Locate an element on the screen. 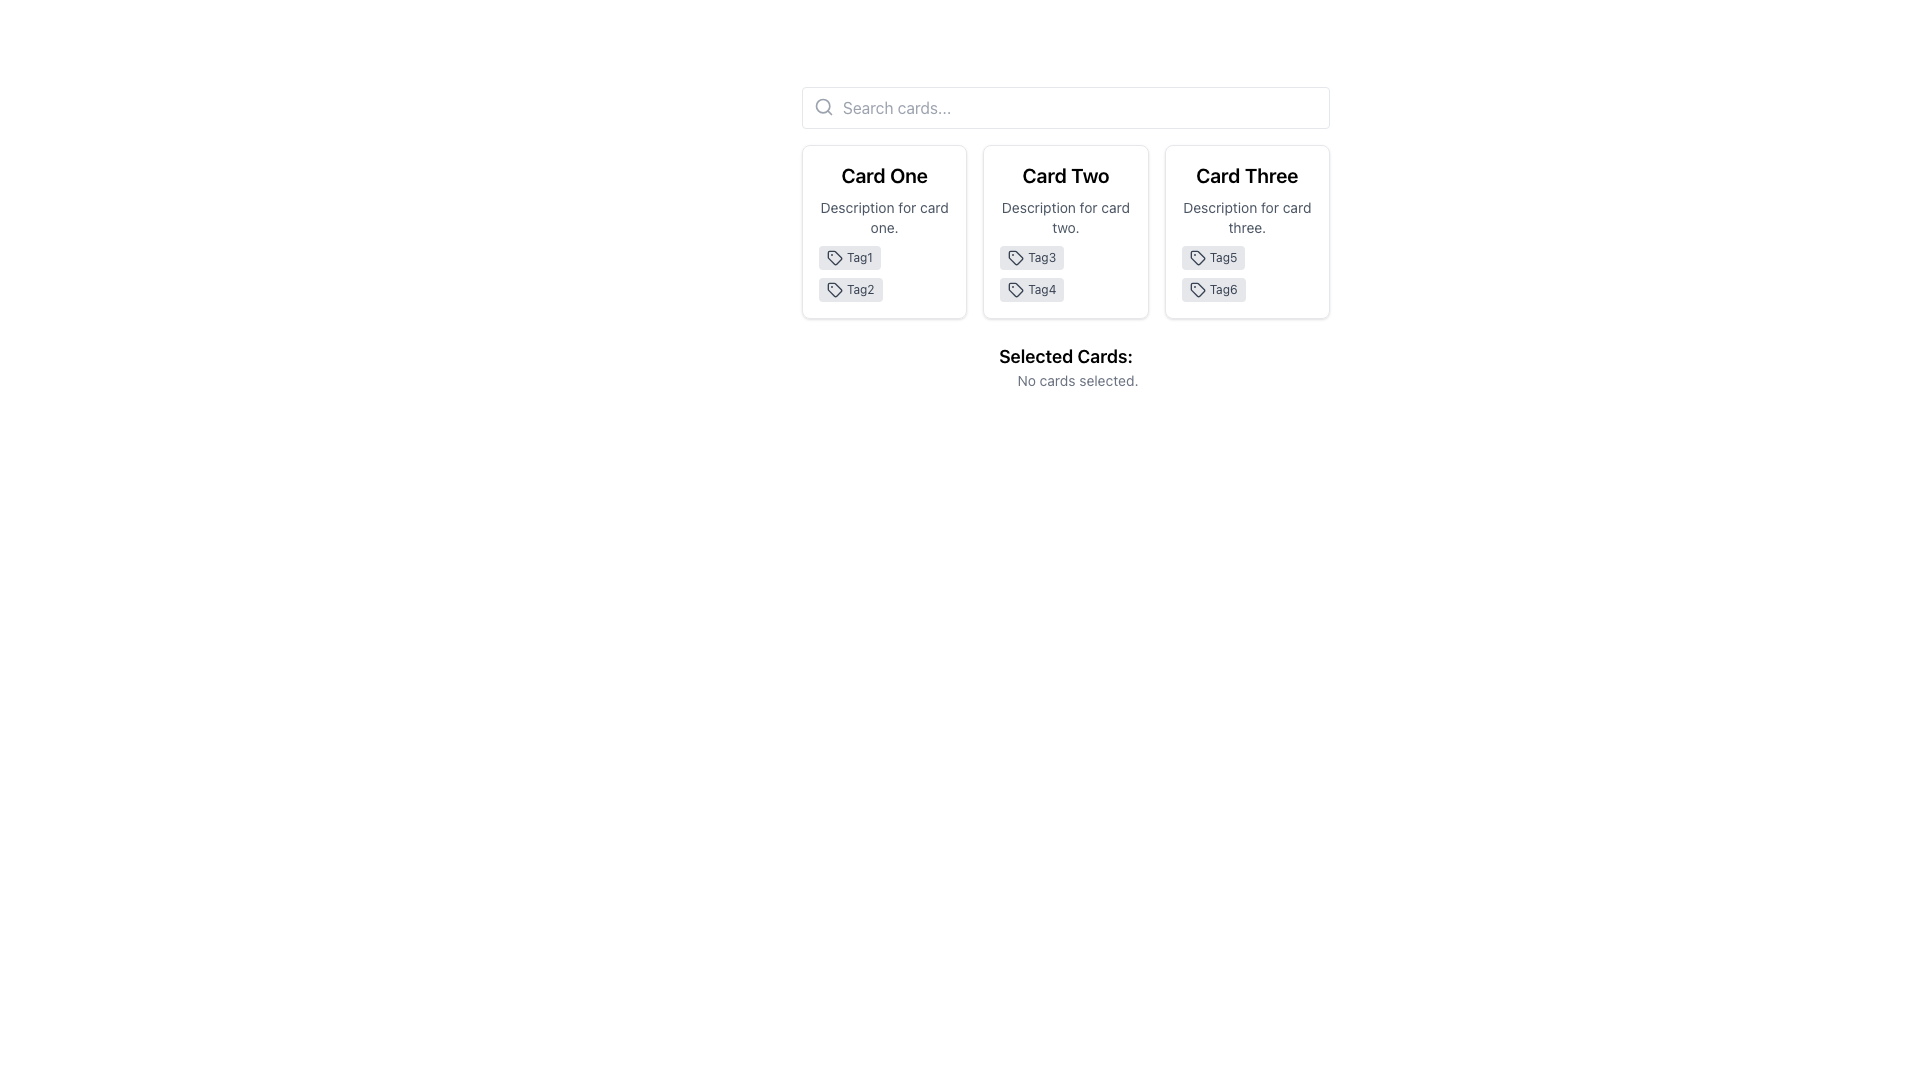 This screenshot has height=1080, width=1920. the second tag element labeled 'Tag4' with a light gray background located in the second card labeled 'Card Two' is located at coordinates (1032, 289).